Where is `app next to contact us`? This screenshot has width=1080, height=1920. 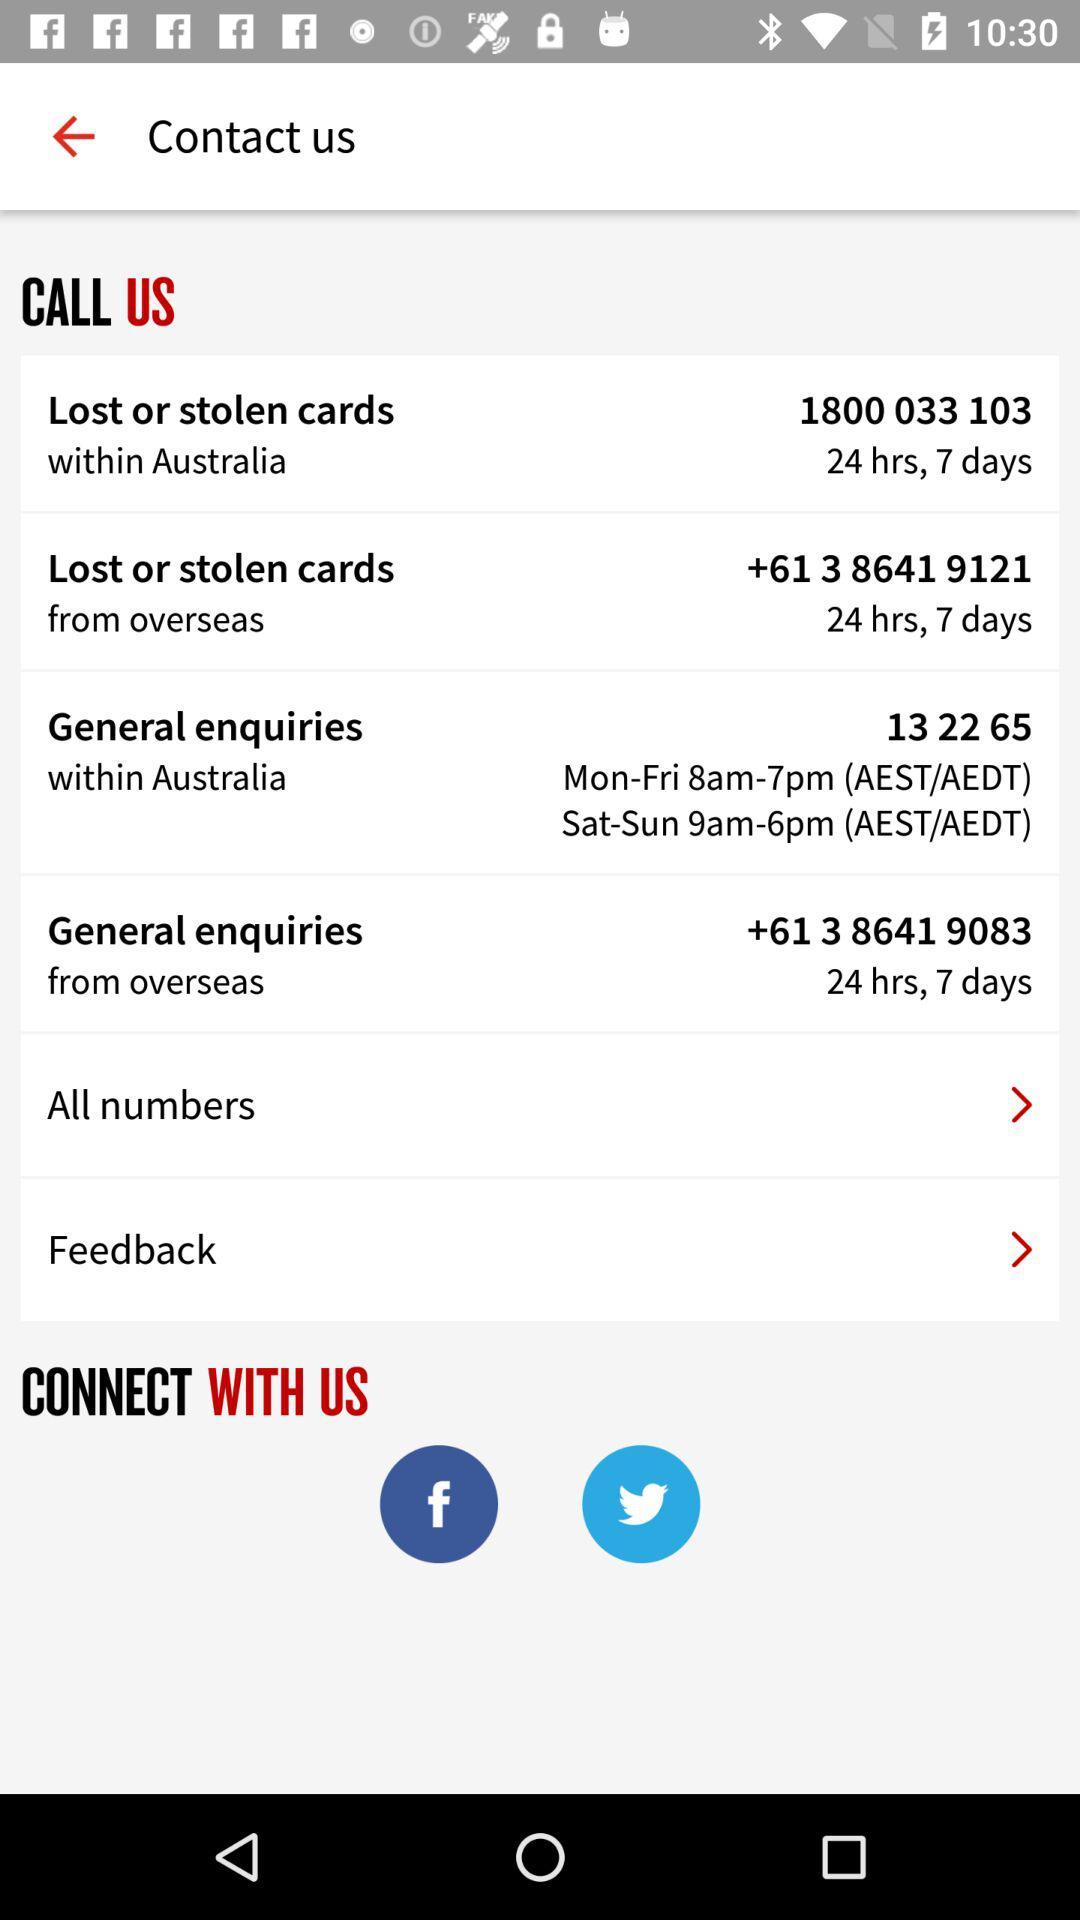
app next to contact us is located at coordinates (72, 135).